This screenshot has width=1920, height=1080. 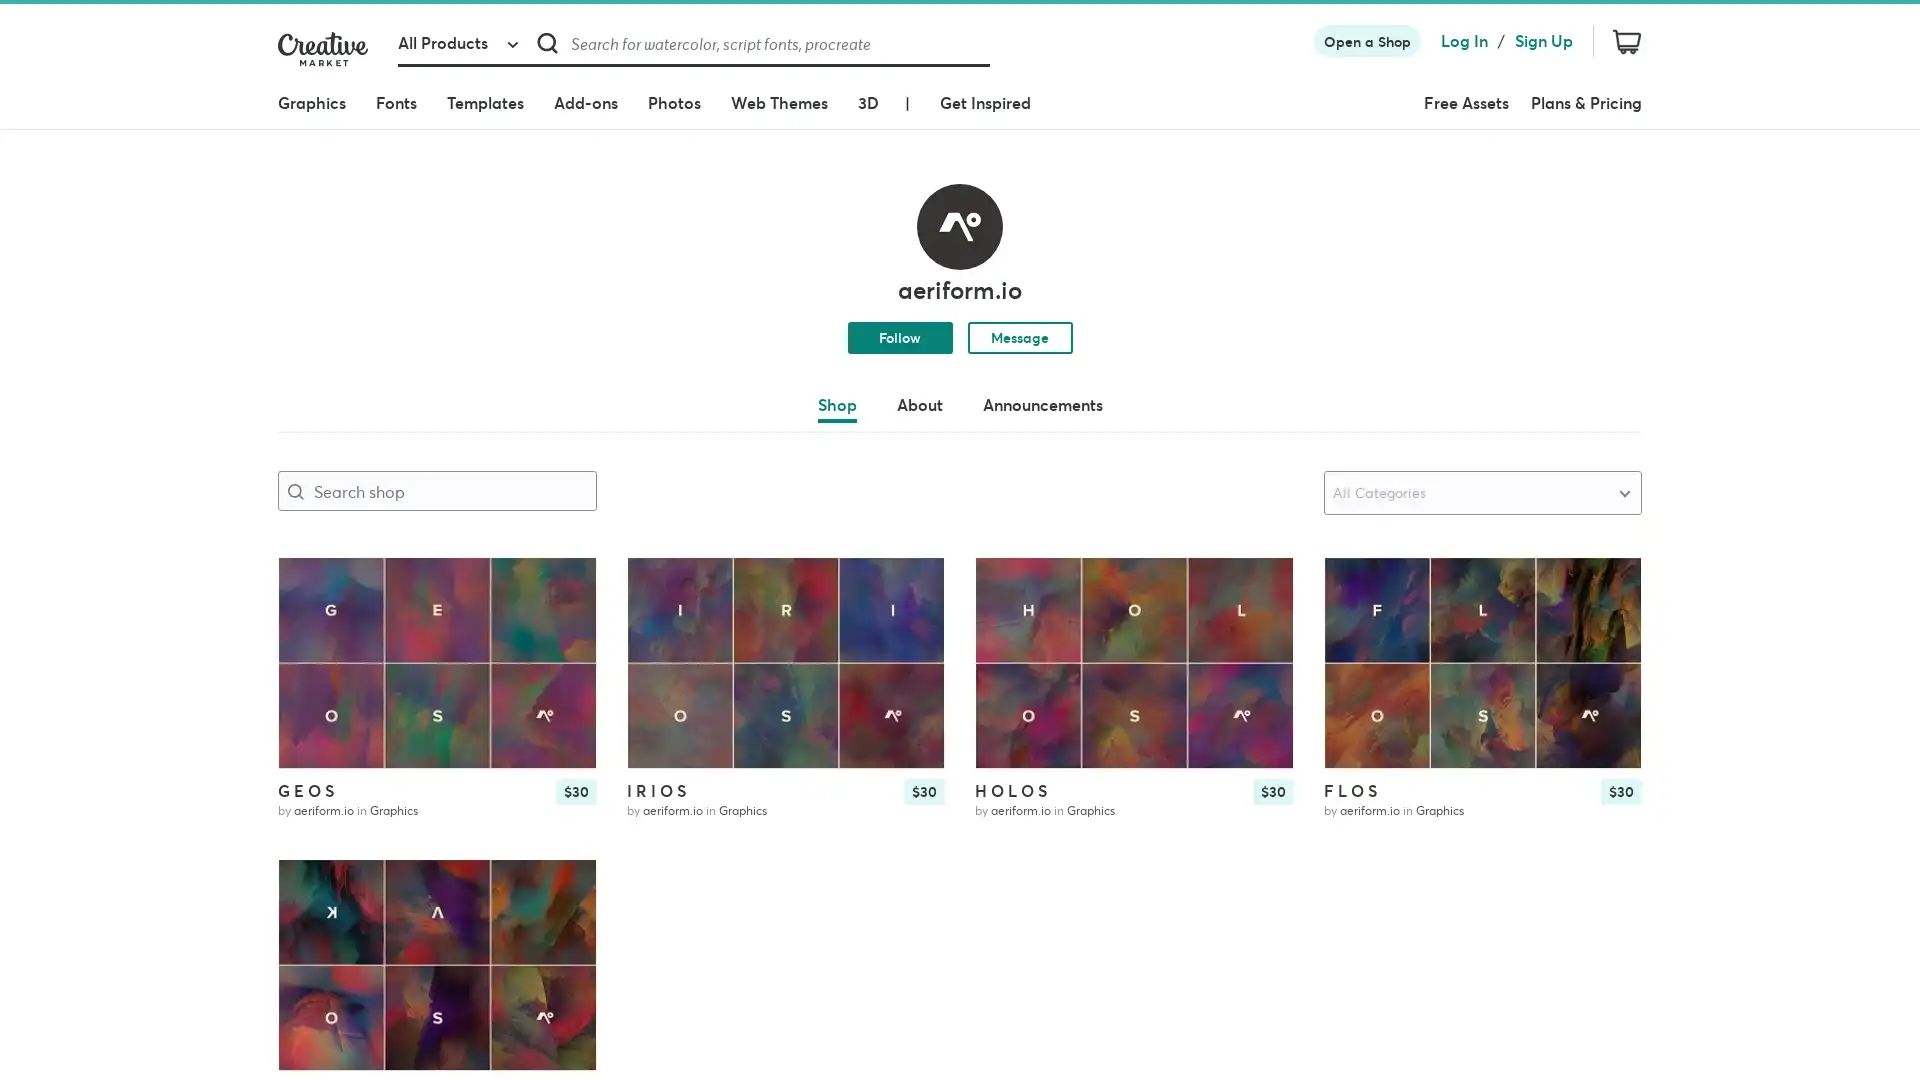 I want to click on Message, so click(x=1019, y=335).